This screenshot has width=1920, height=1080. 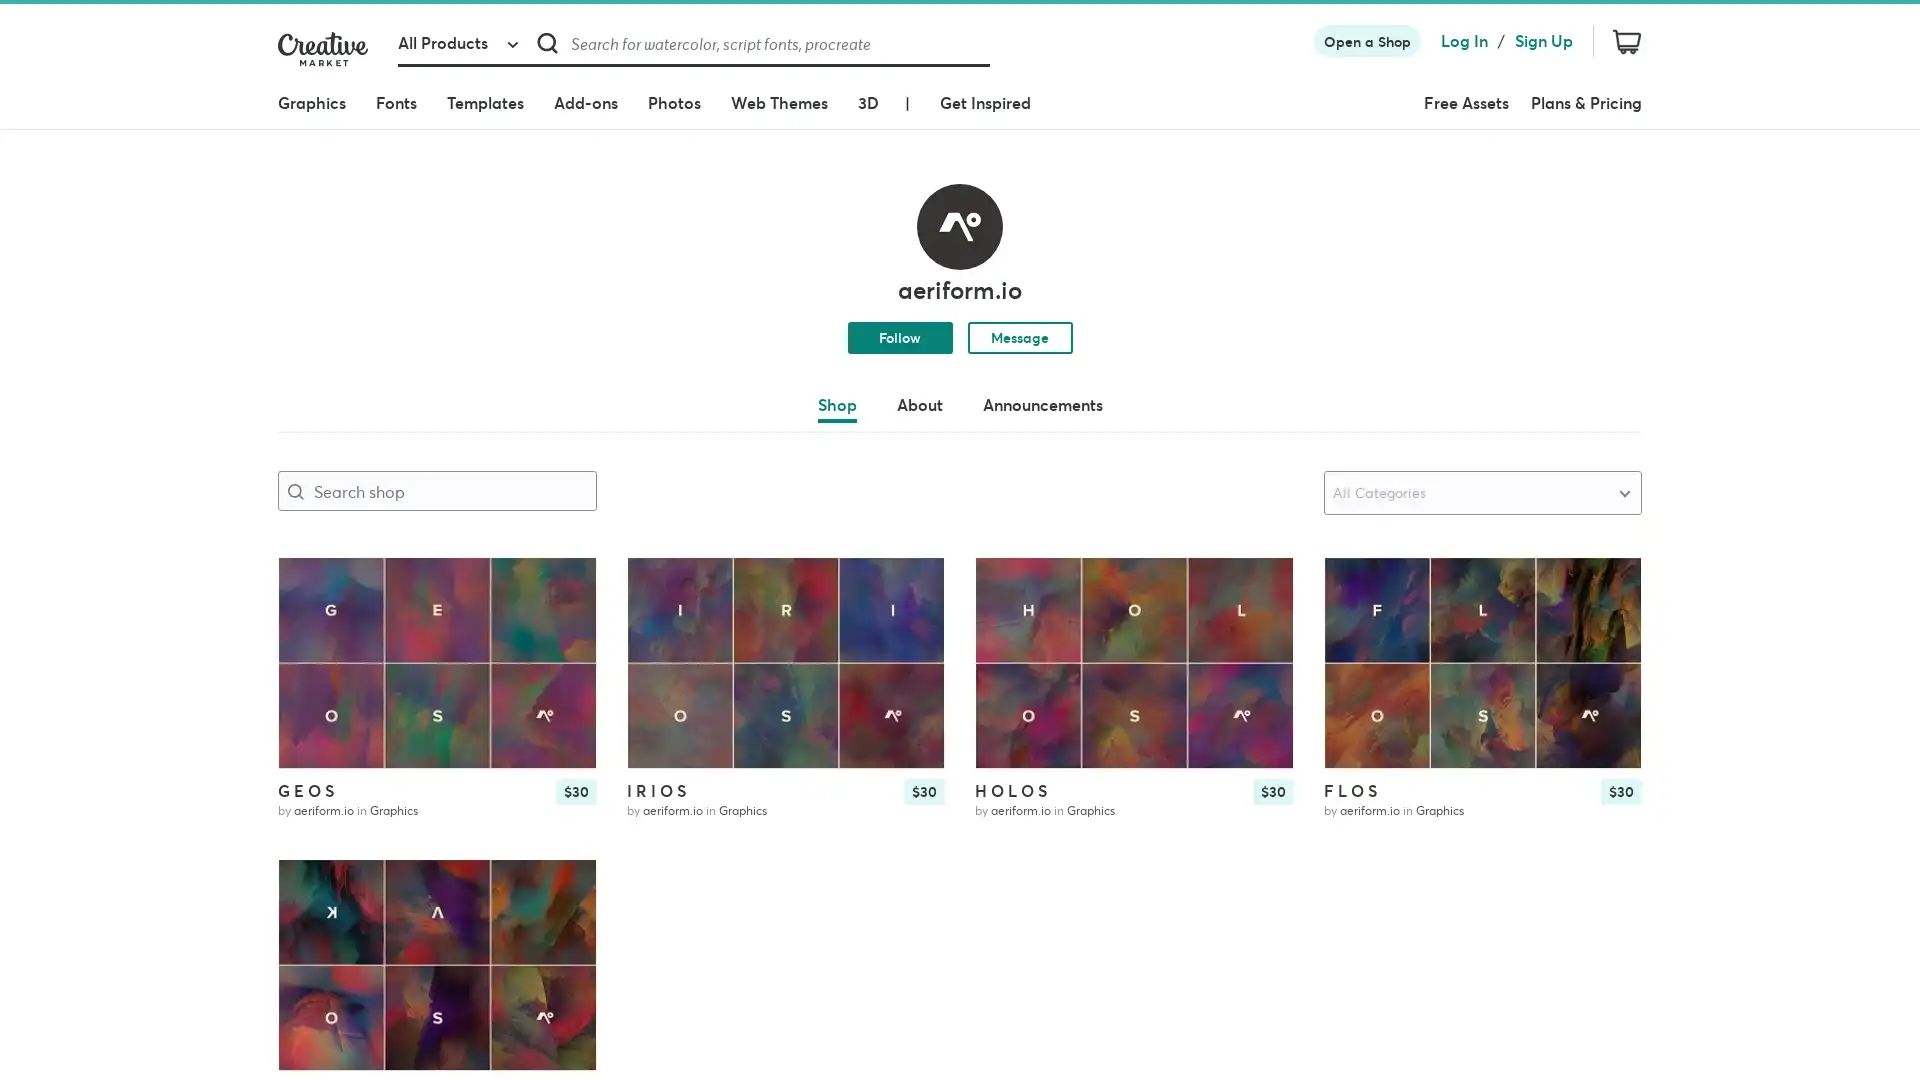 I want to click on Message, so click(x=1019, y=335).